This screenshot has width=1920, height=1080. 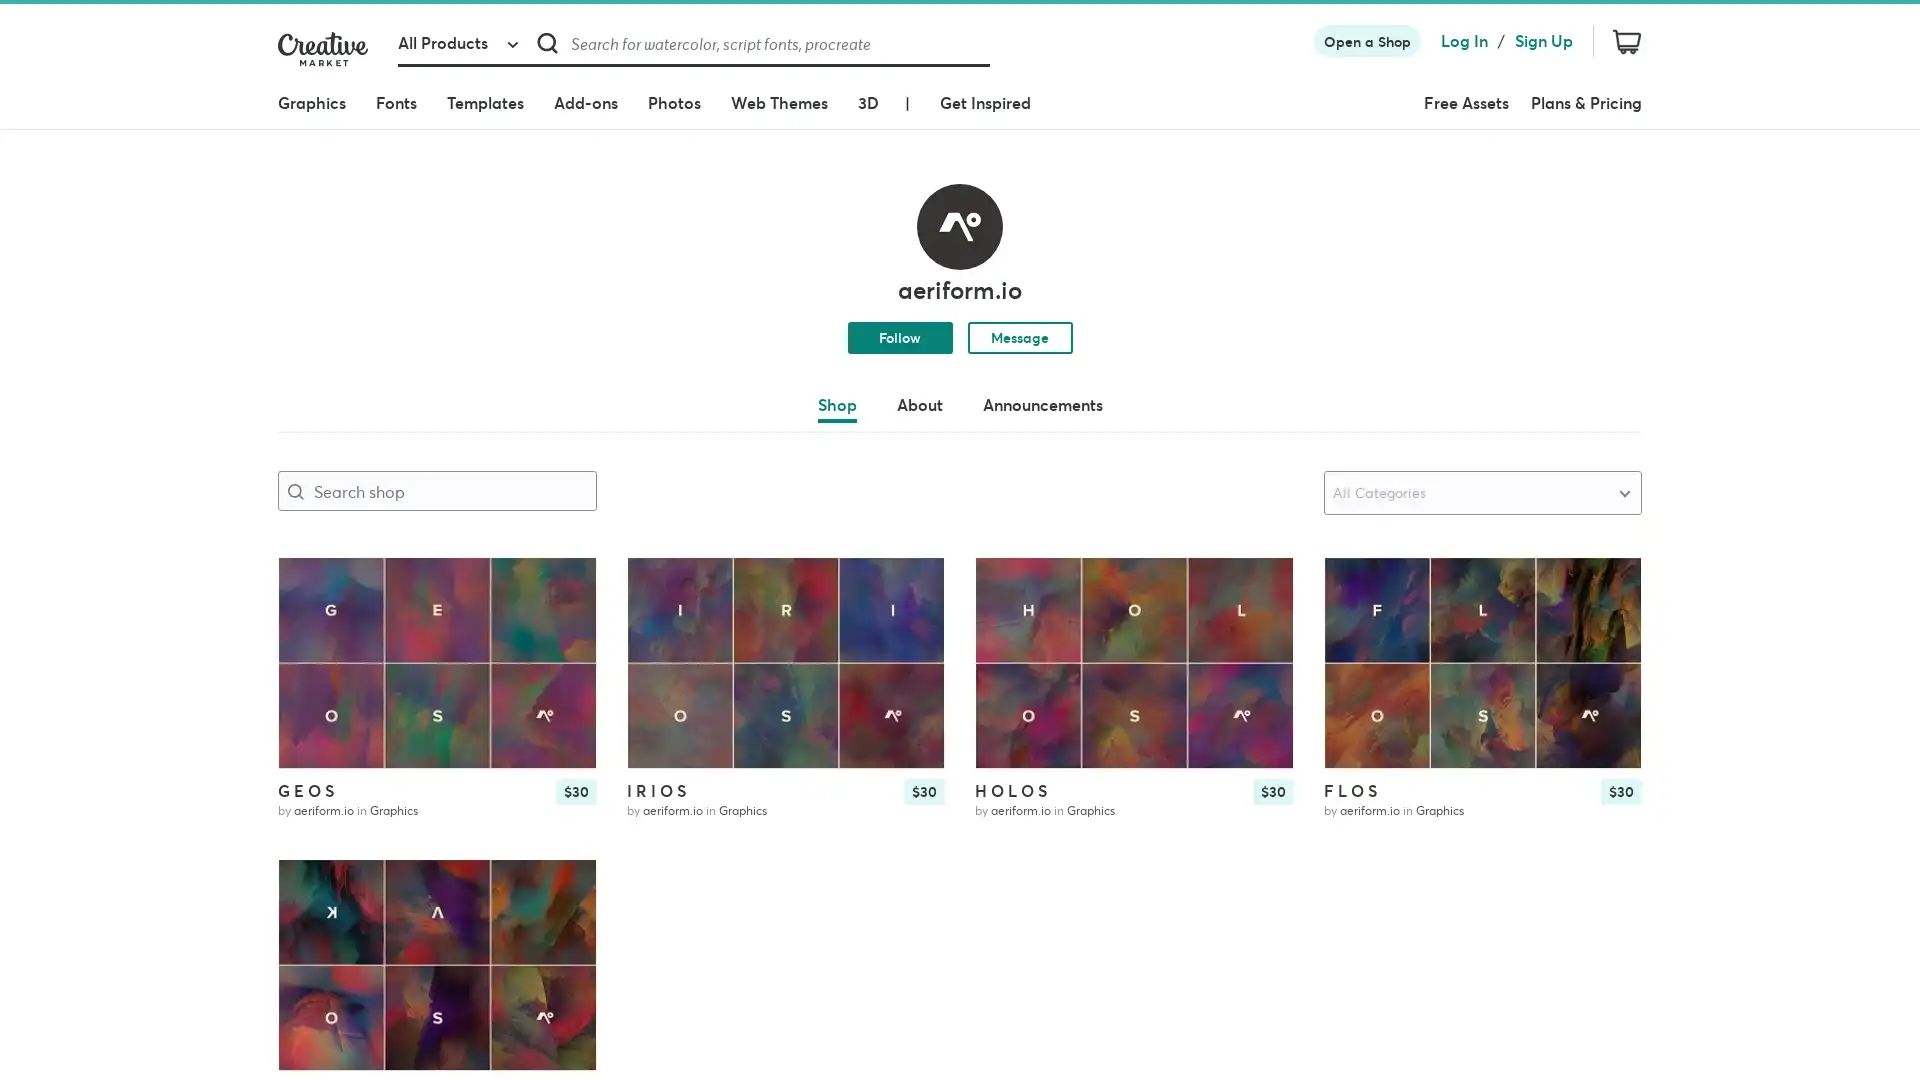 I want to click on Message, so click(x=1019, y=335).